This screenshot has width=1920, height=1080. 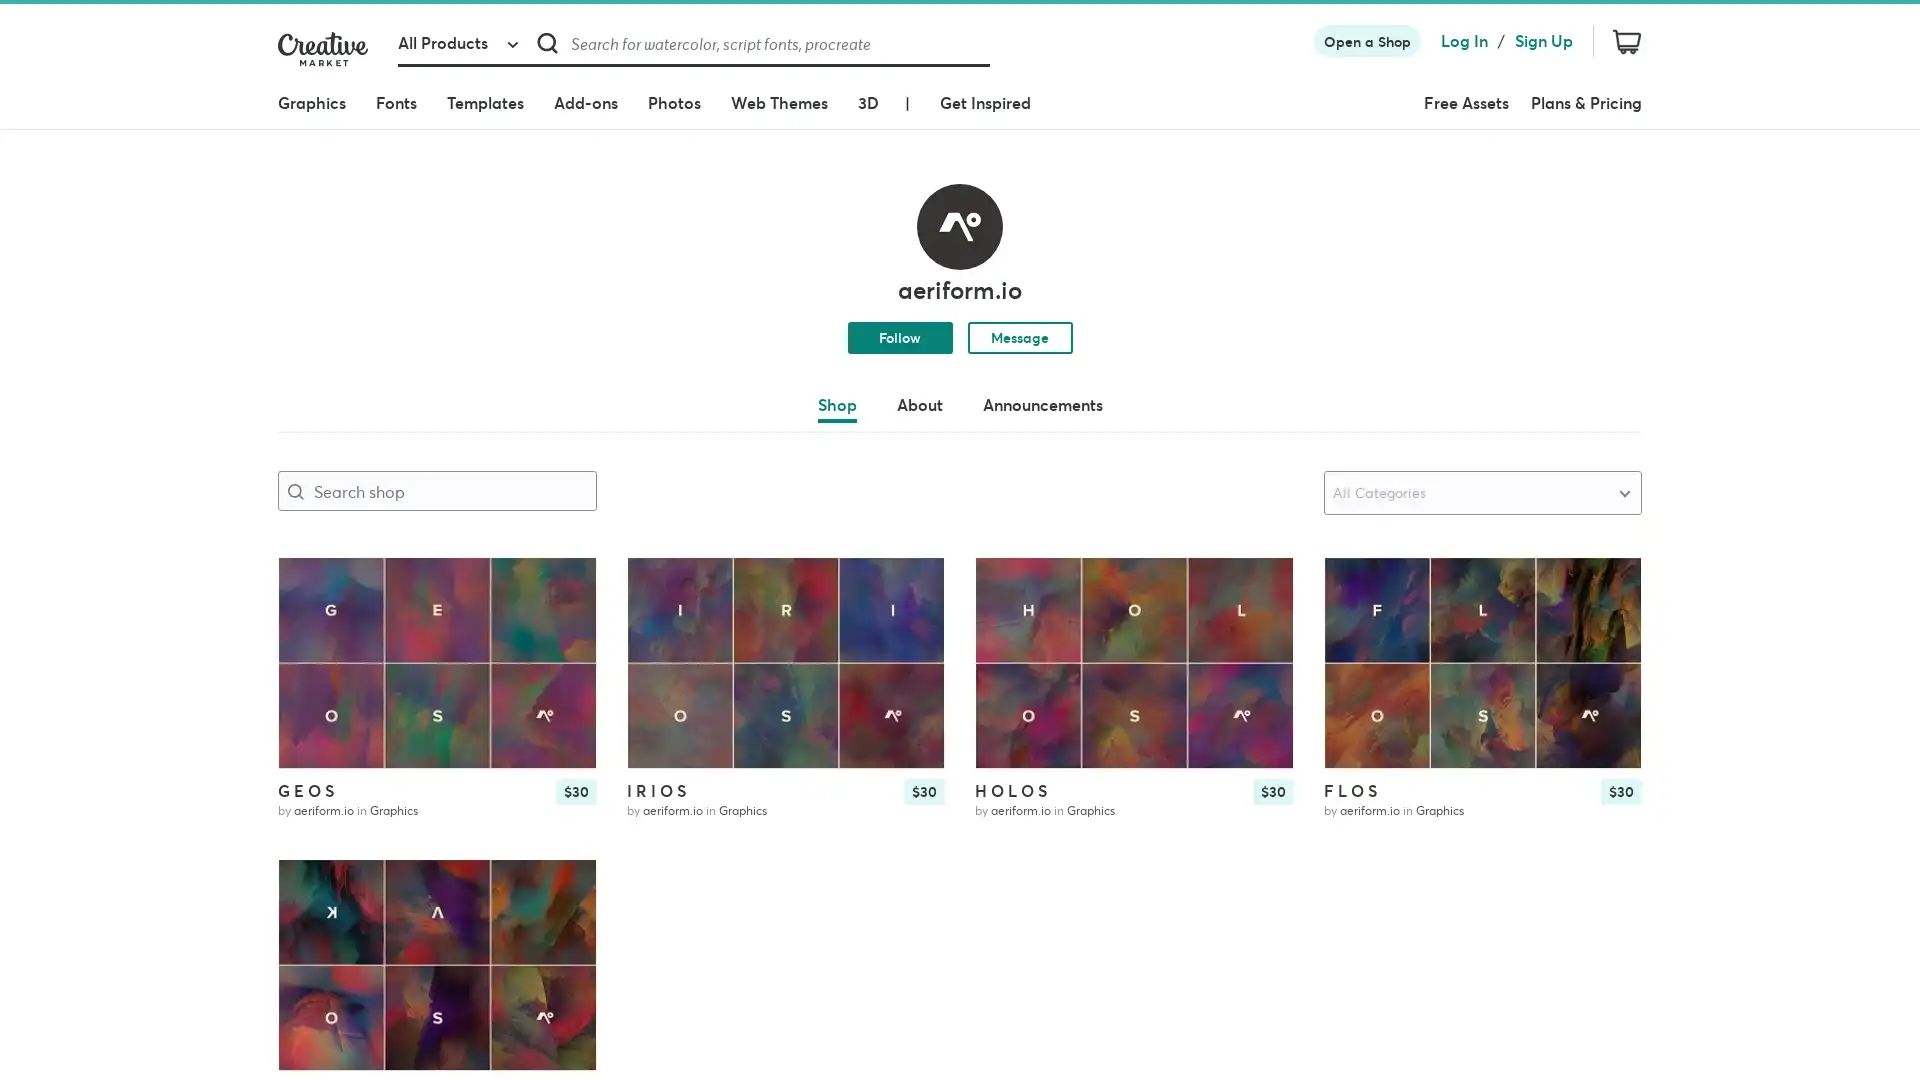 I want to click on Message, so click(x=1019, y=335).